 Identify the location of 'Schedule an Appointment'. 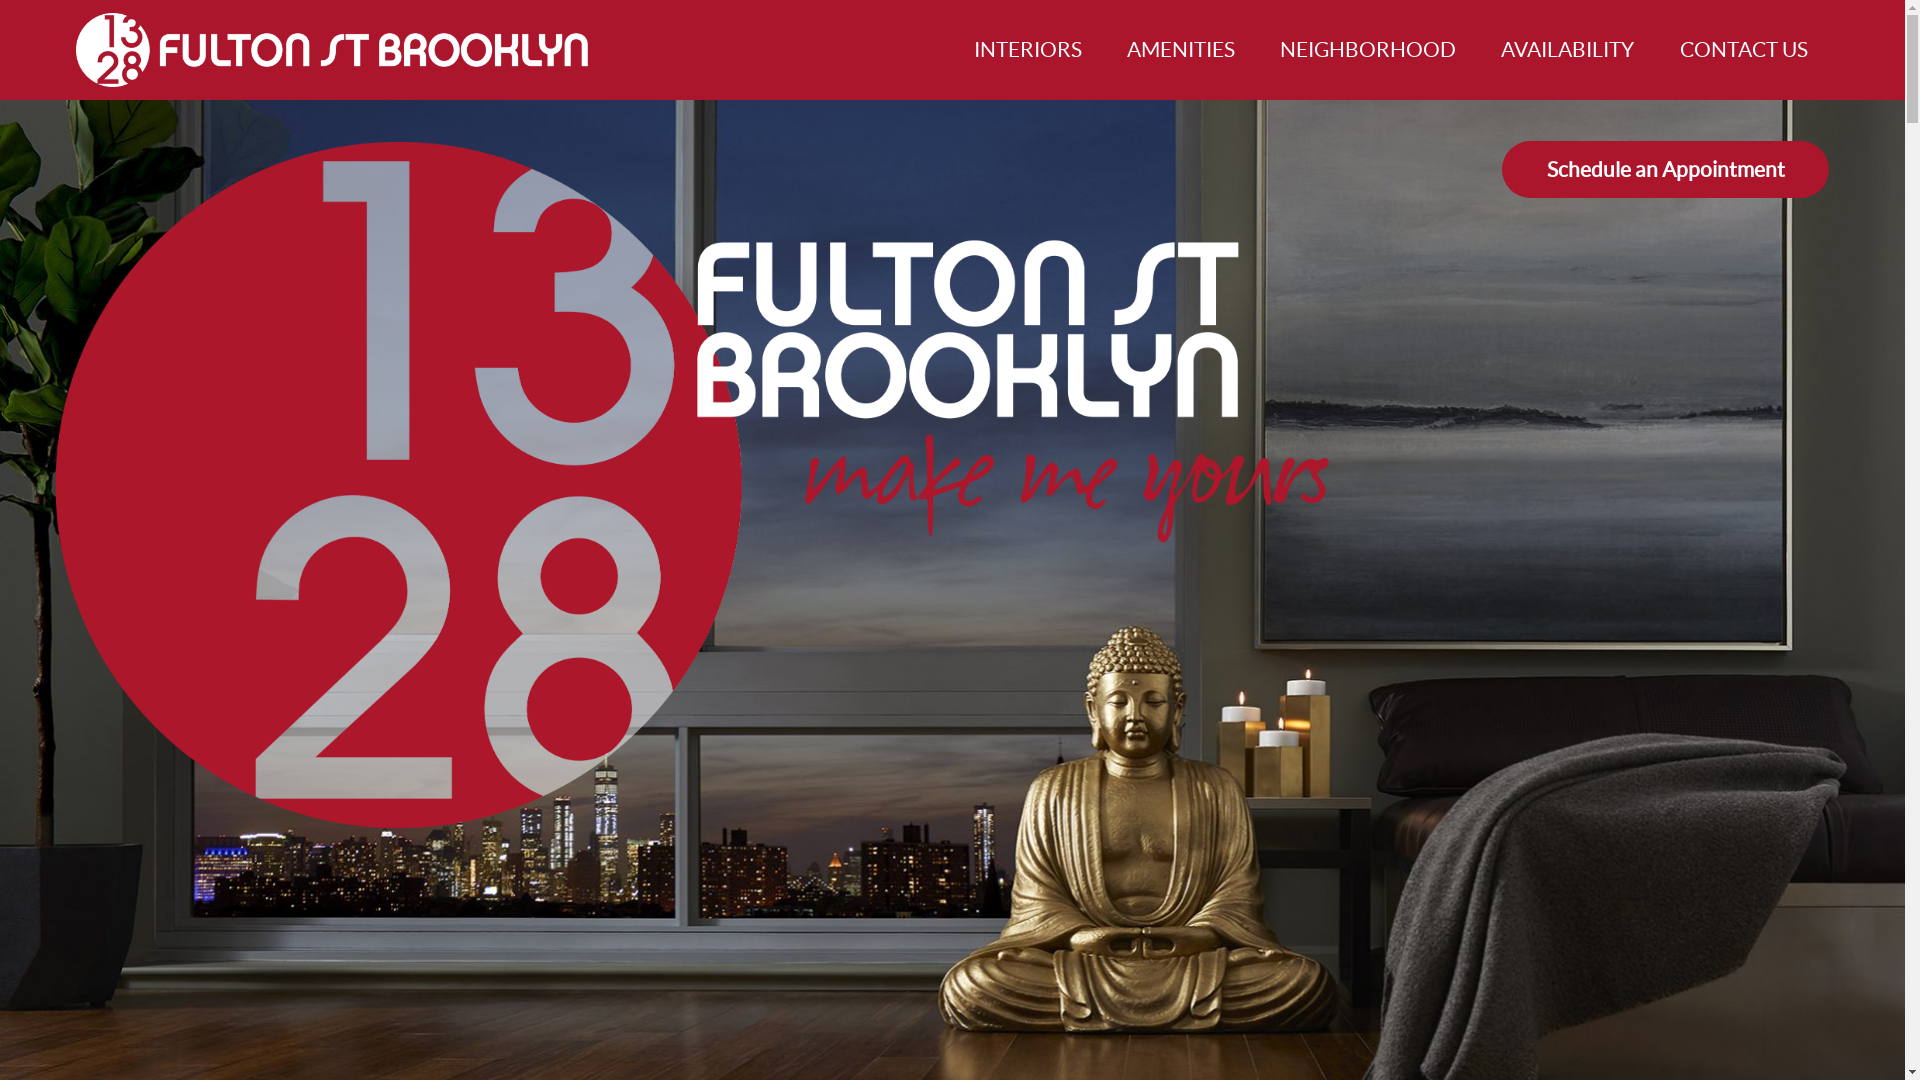
(1665, 168).